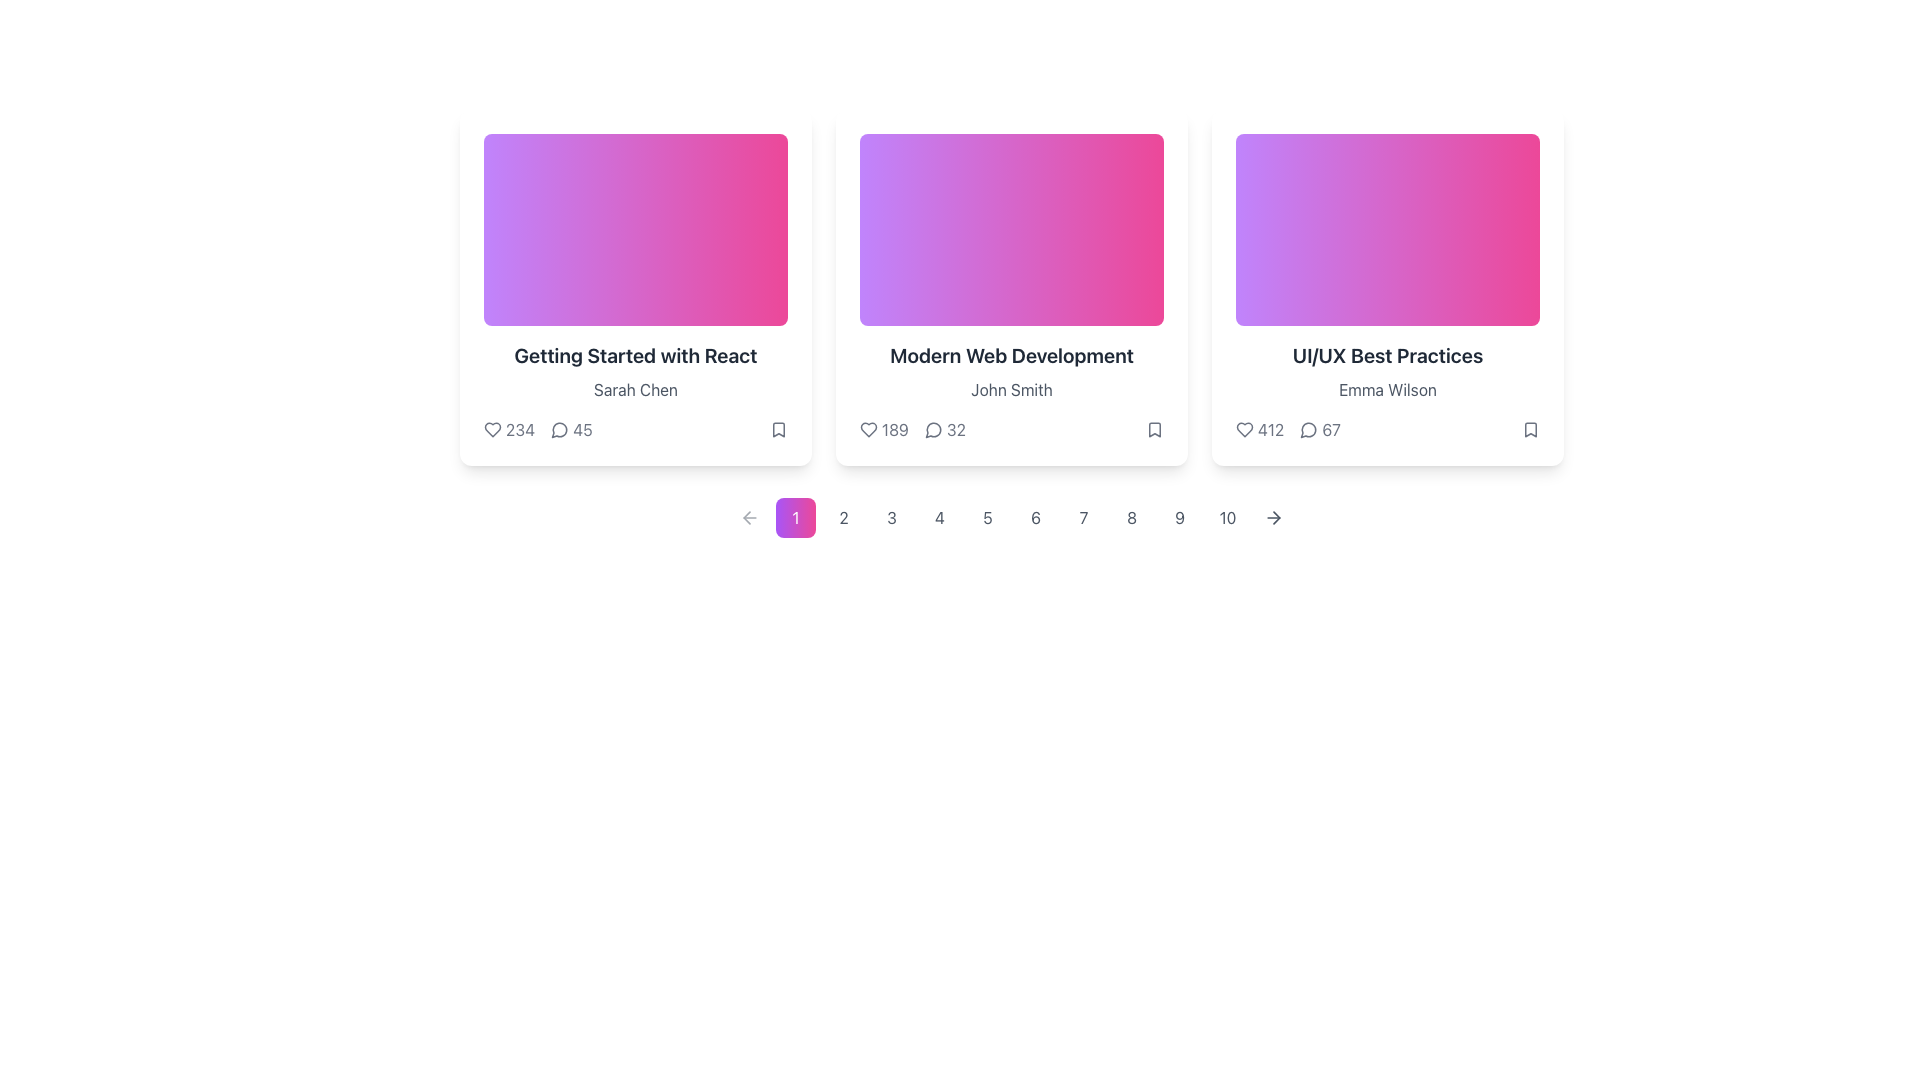  Describe the element at coordinates (891, 516) in the screenshot. I see `the pagination button labeled '3'` at that location.